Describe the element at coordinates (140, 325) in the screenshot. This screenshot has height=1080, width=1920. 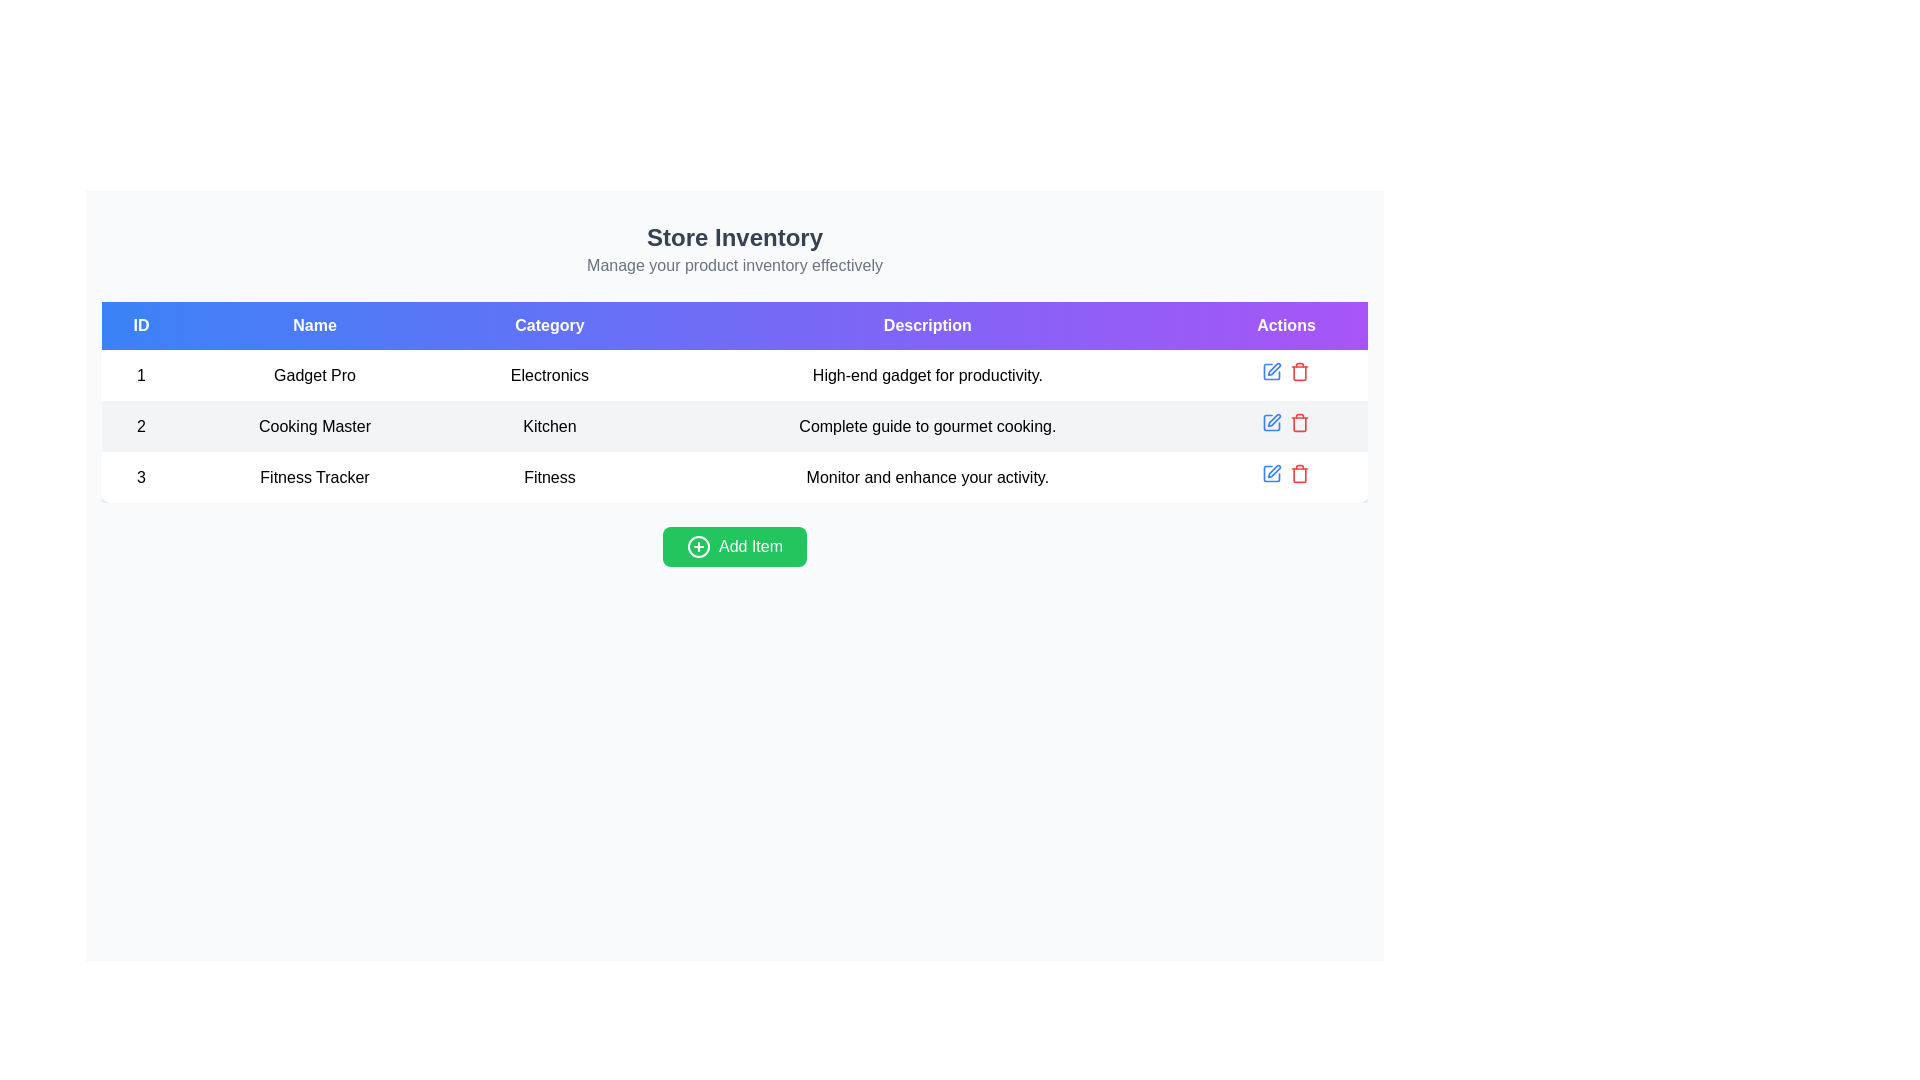
I see `the static text element that serves as a column header for identifiers, located as the first item in a row of table headers` at that location.